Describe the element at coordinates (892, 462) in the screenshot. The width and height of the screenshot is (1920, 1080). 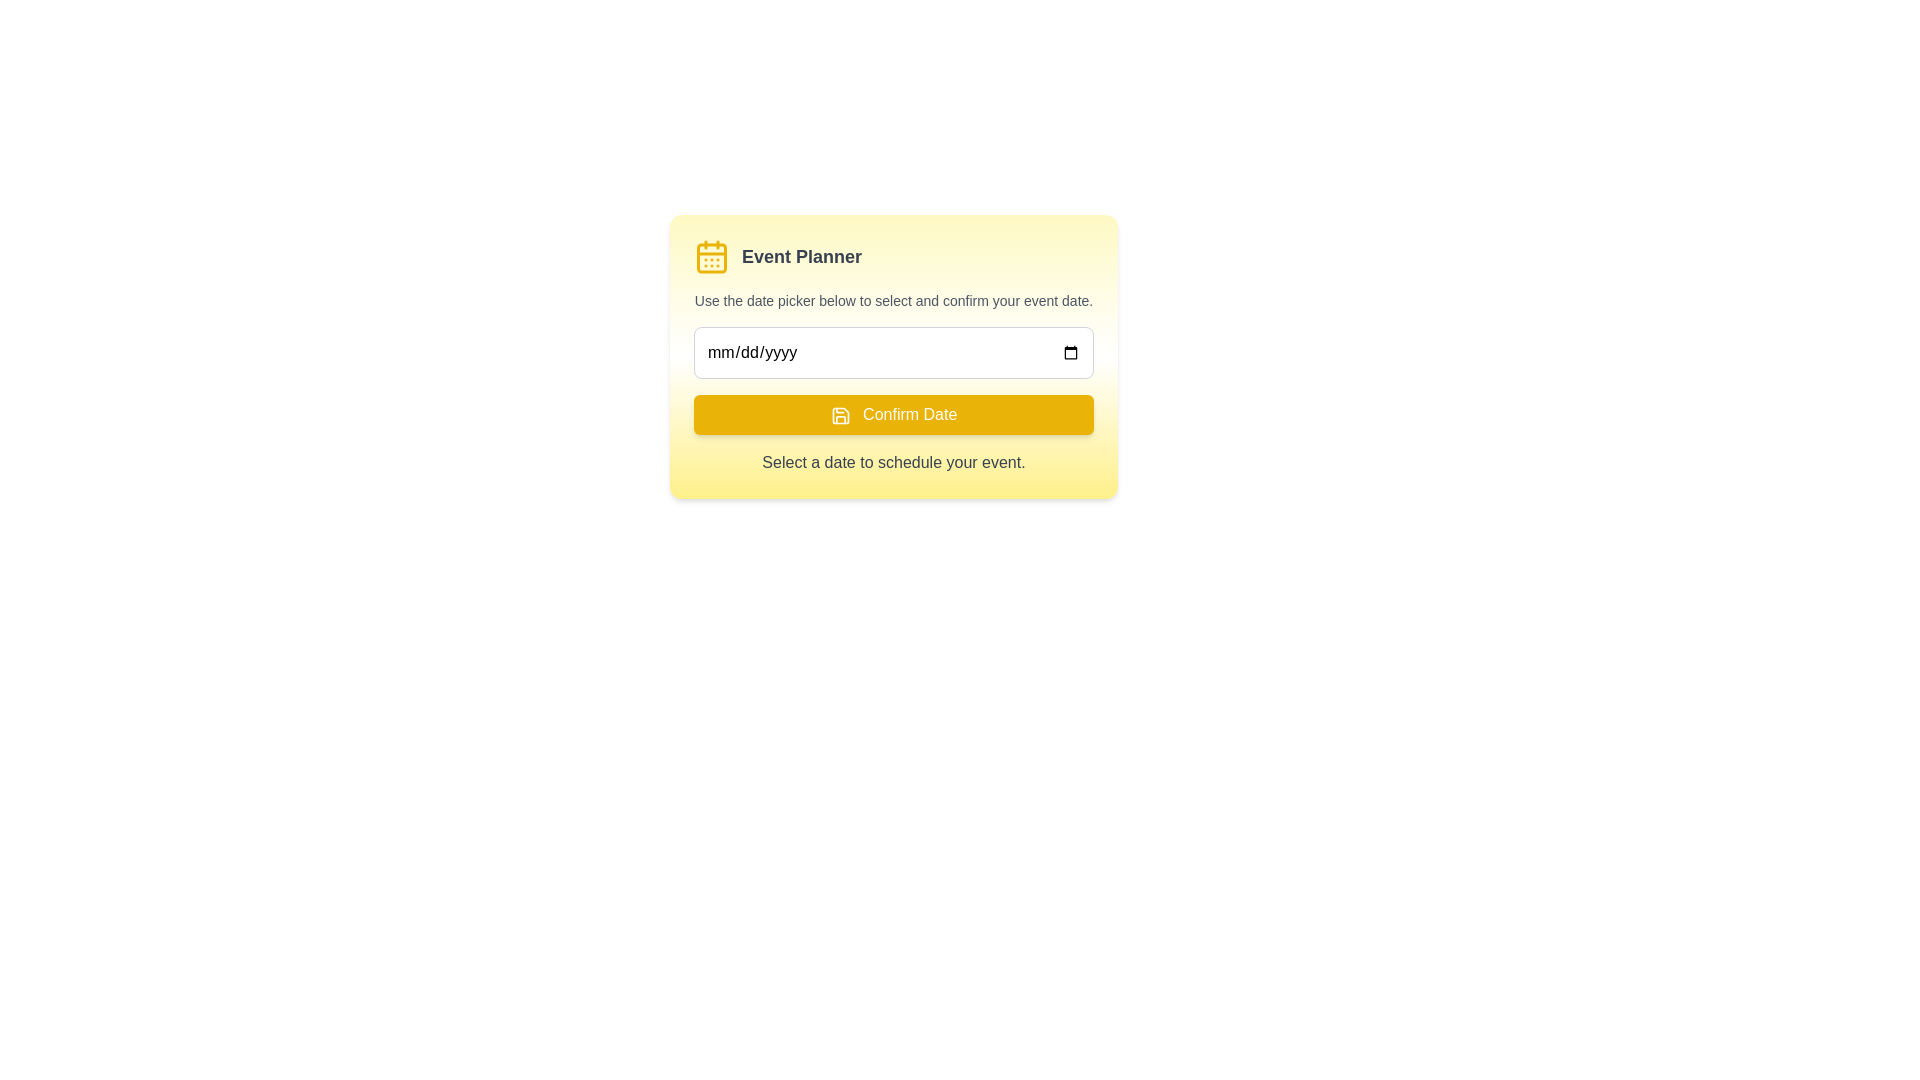
I see `the instructional text display that informs users about the purpose of selecting a date using the date picker, located below the 'Confirm Date' button within the card layout` at that location.